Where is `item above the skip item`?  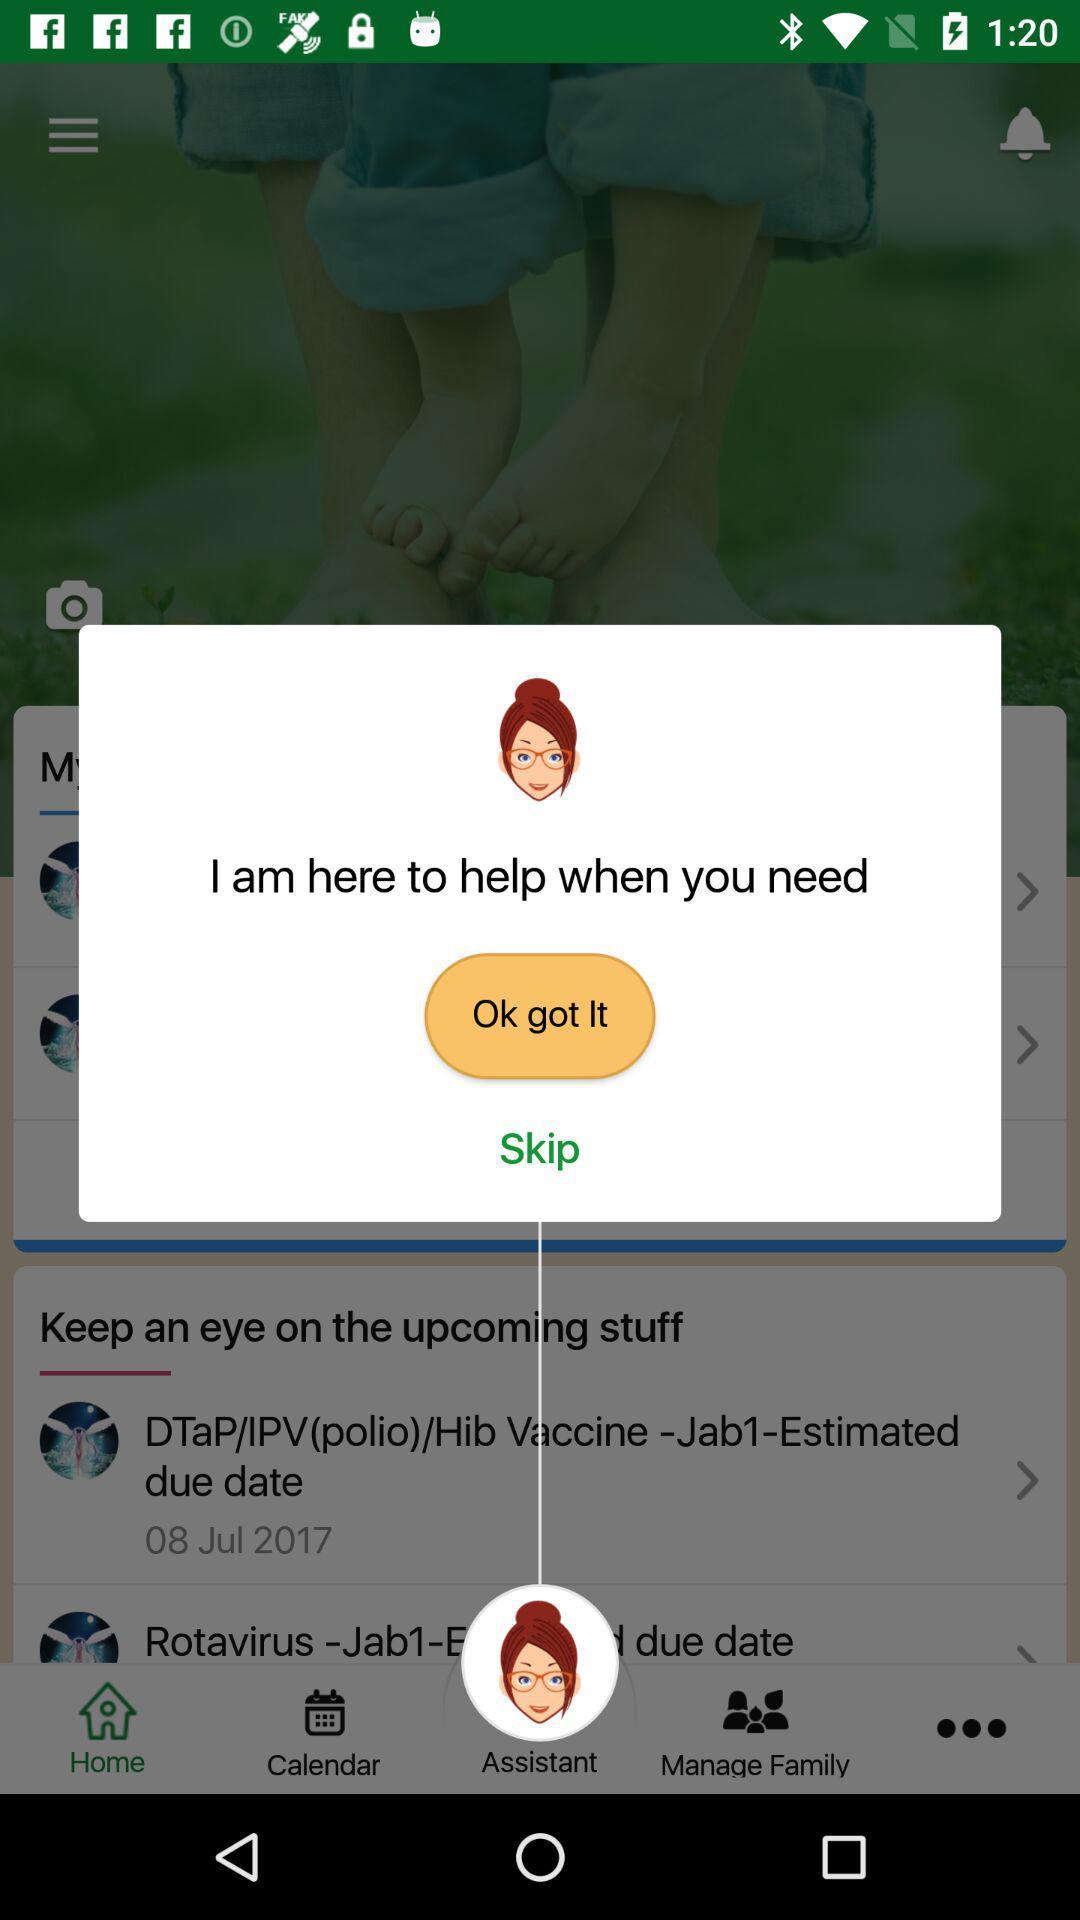 item above the skip item is located at coordinates (540, 1016).